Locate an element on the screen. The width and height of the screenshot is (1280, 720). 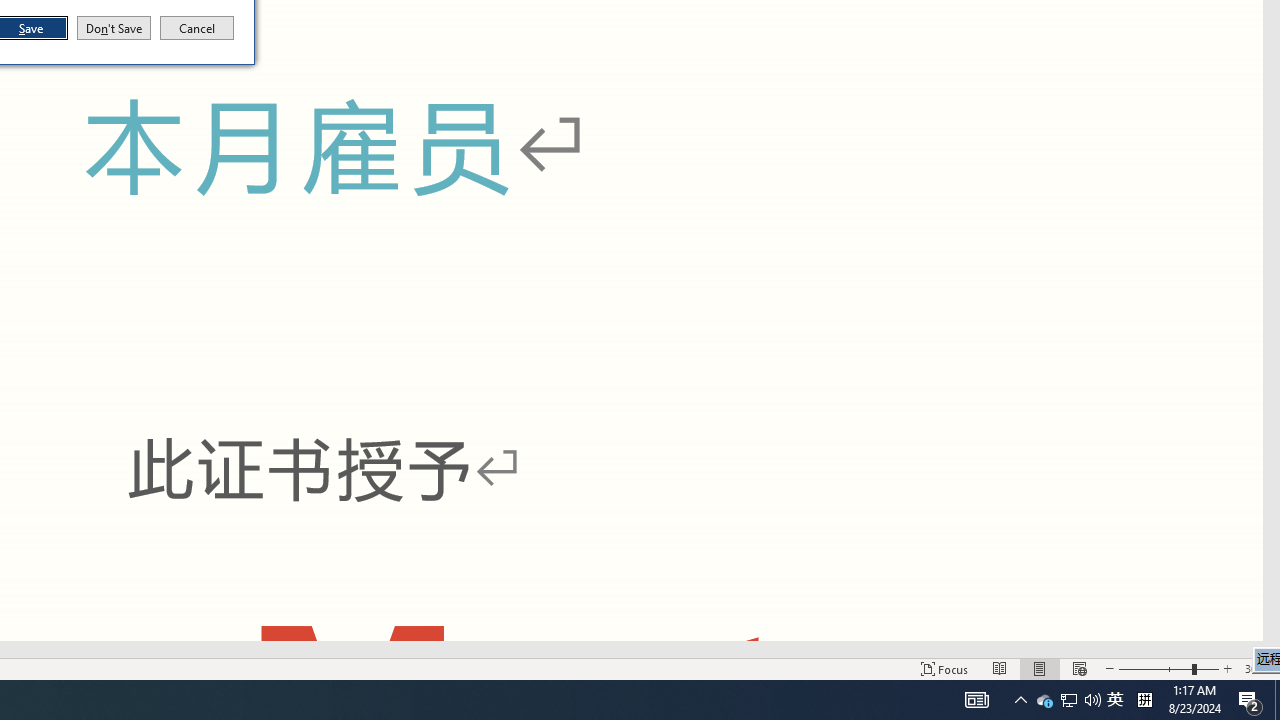
'Tray Input Indicator - Chinese (Simplified, China)' is located at coordinates (1144, 698).